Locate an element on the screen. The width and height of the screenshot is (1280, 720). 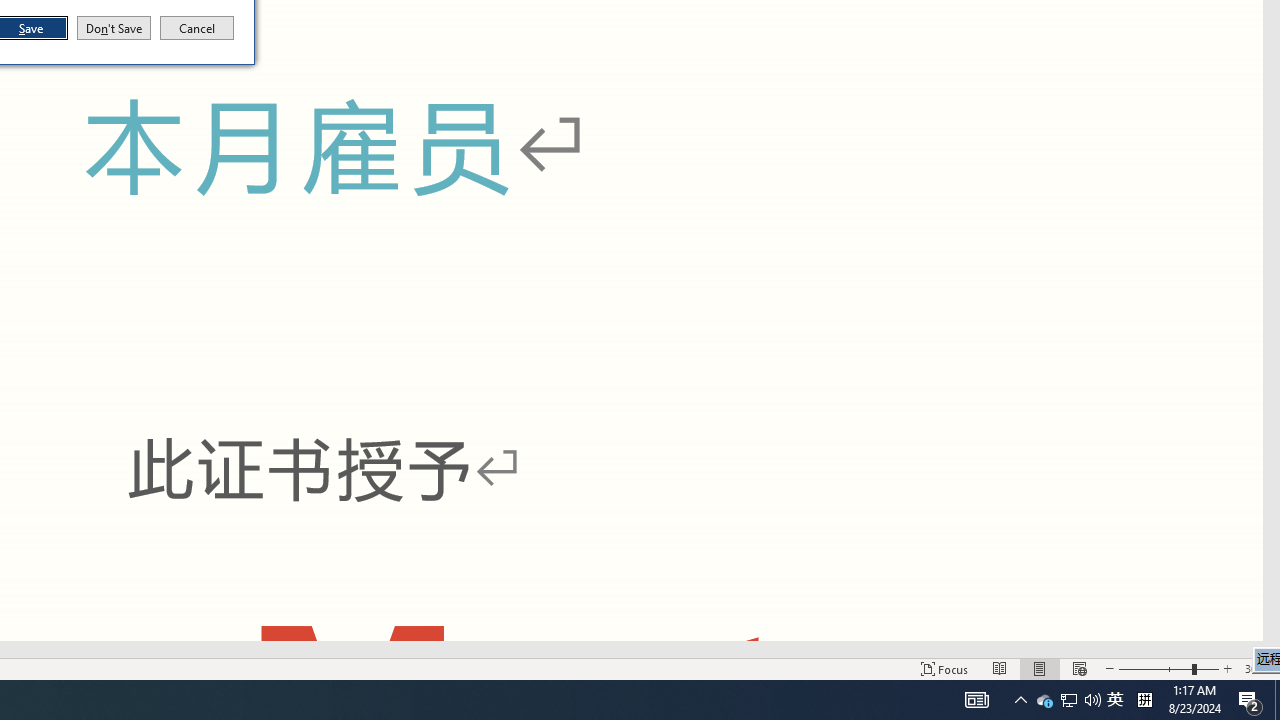
'Tray Input Indicator - Chinese (Simplified, China)' is located at coordinates (1144, 698).